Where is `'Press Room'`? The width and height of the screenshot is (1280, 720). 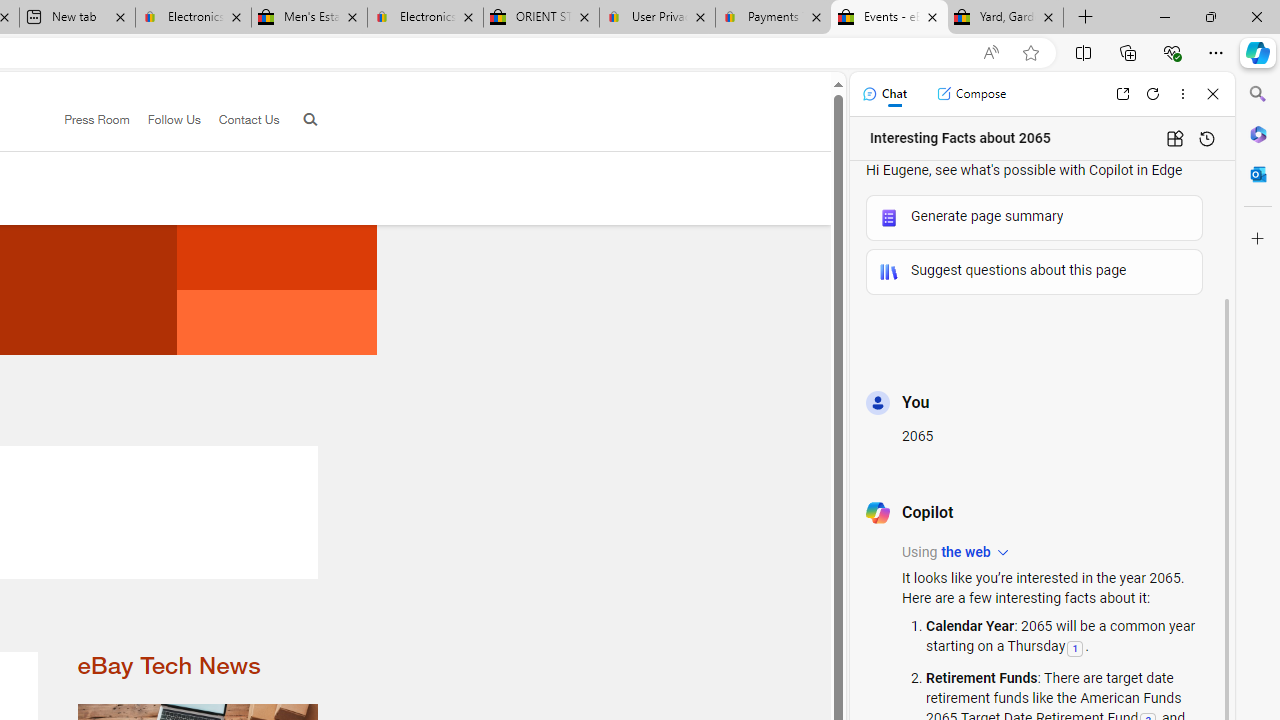 'Press Room' is located at coordinates (87, 120).